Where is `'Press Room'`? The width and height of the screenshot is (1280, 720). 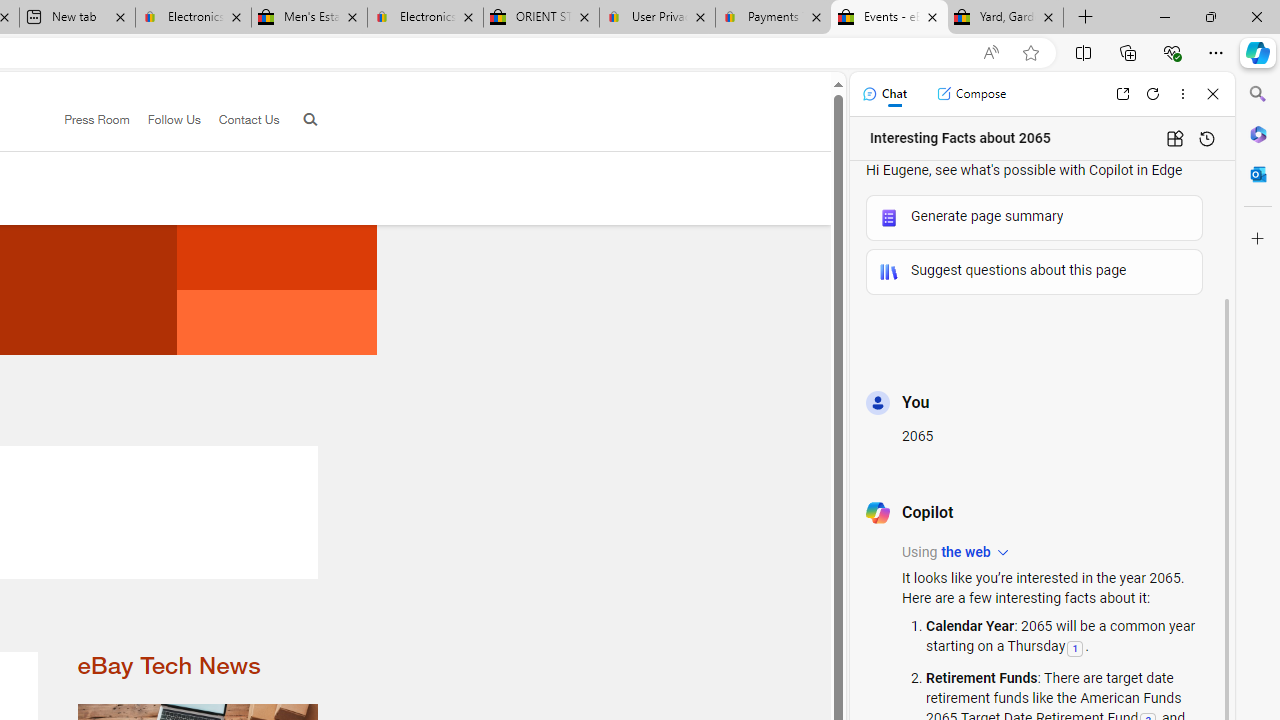 'Press Room' is located at coordinates (87, 120).